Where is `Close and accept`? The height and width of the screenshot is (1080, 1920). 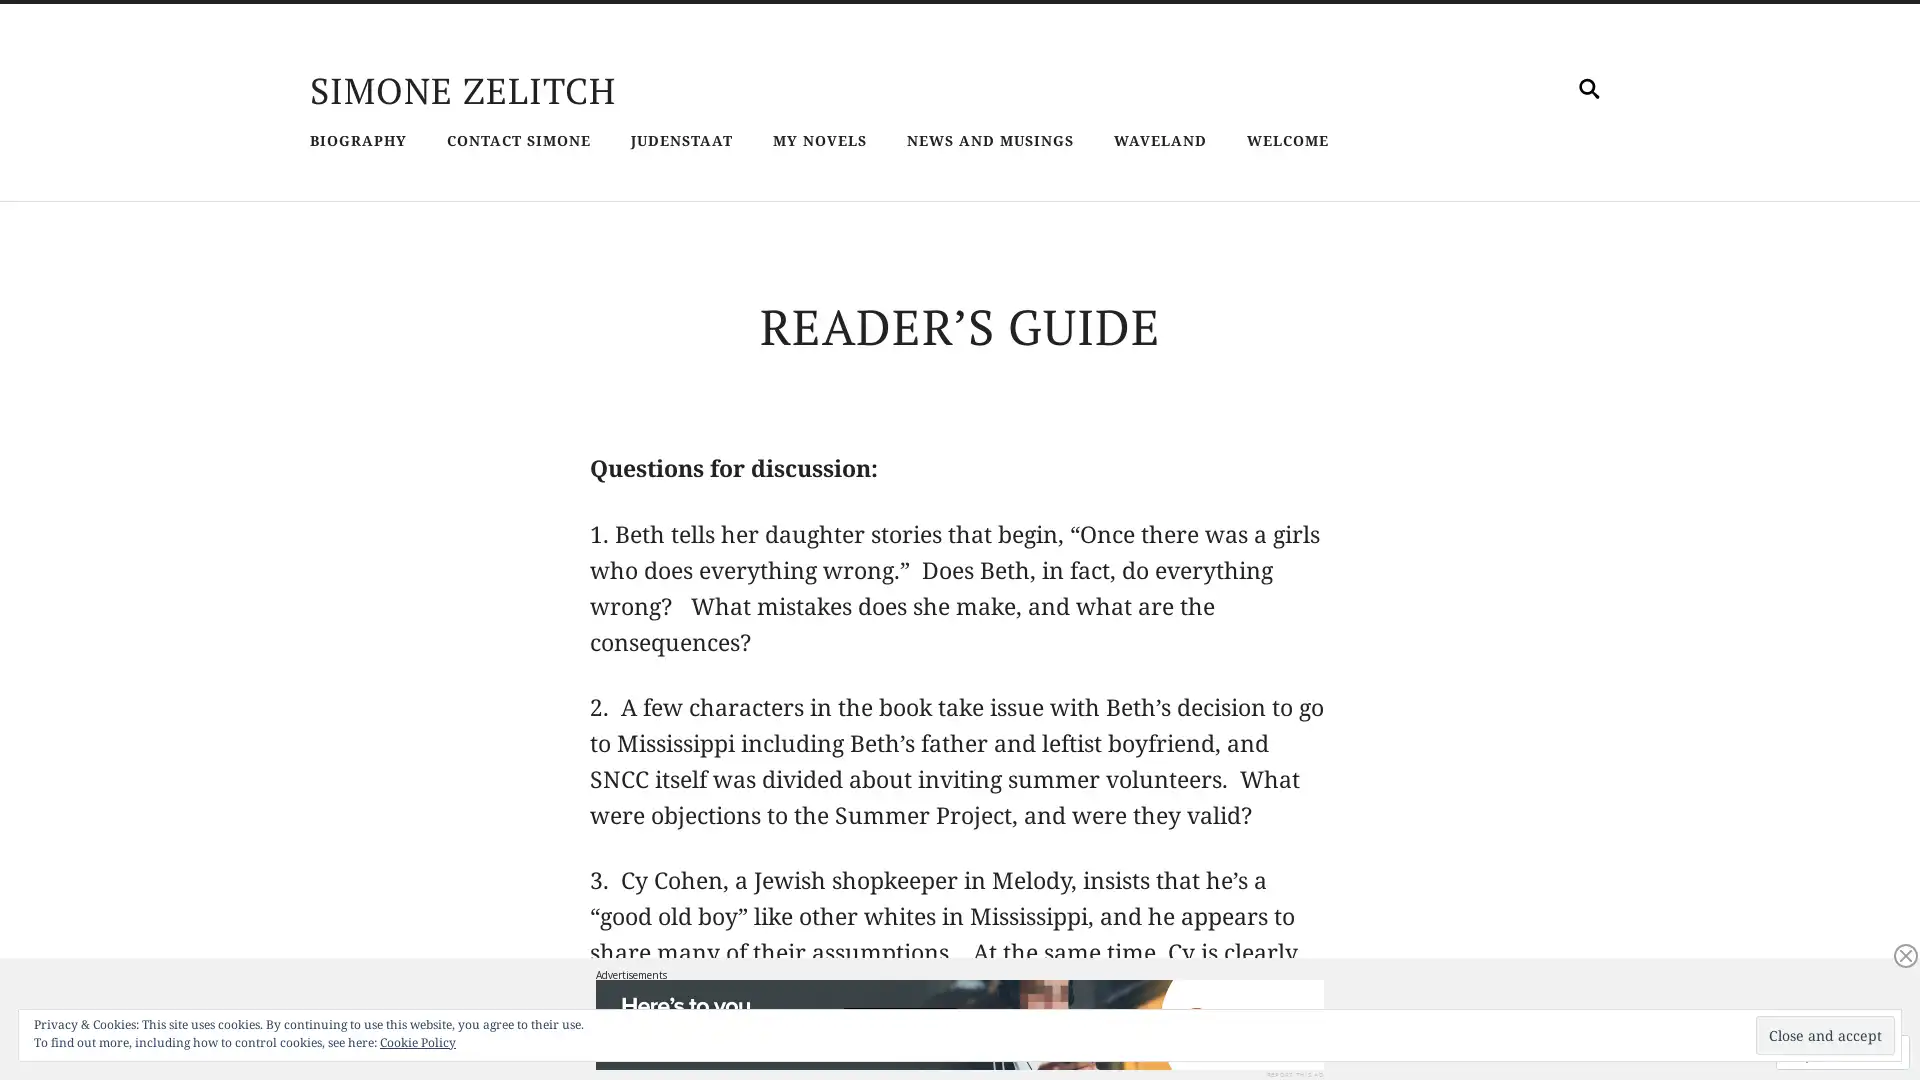 Close and accept is located at coordinates (1825, 1035).